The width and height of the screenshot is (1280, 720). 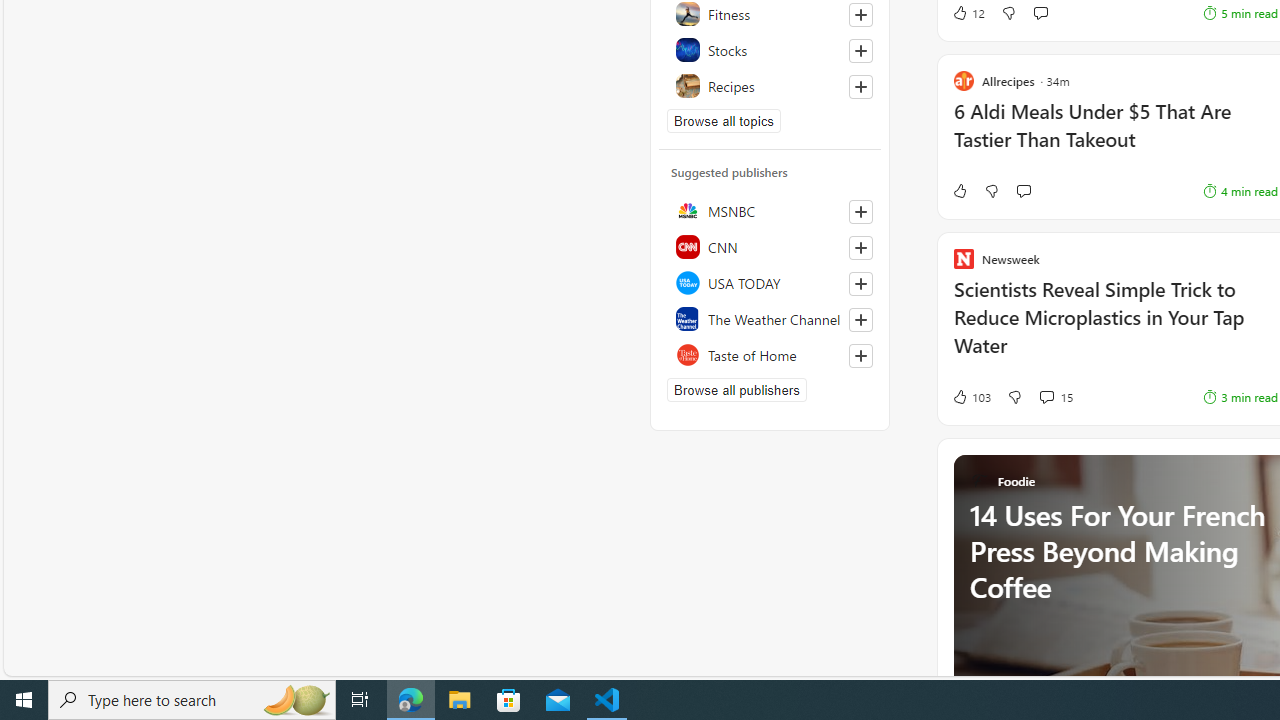 I want to click on 'Follow this source', so click(x=860, y=355).